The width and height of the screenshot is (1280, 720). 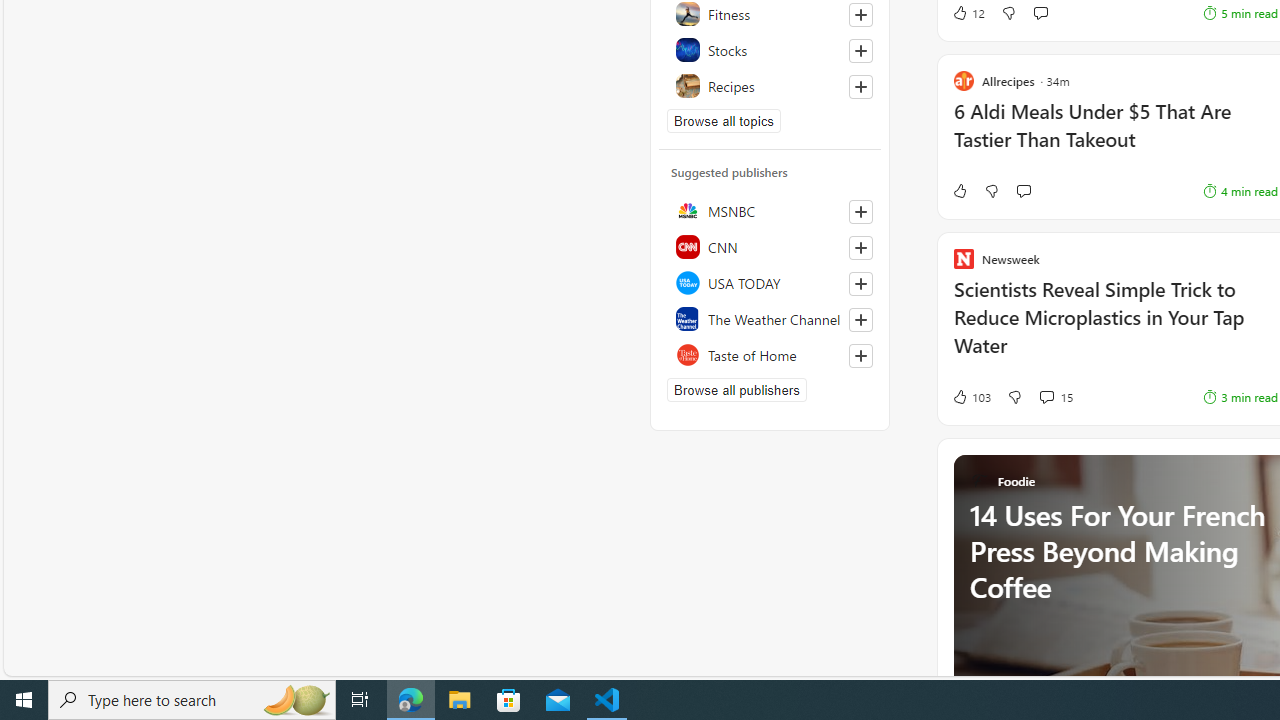 I want to click on 'Follow this source', so click(x=860, y=355).